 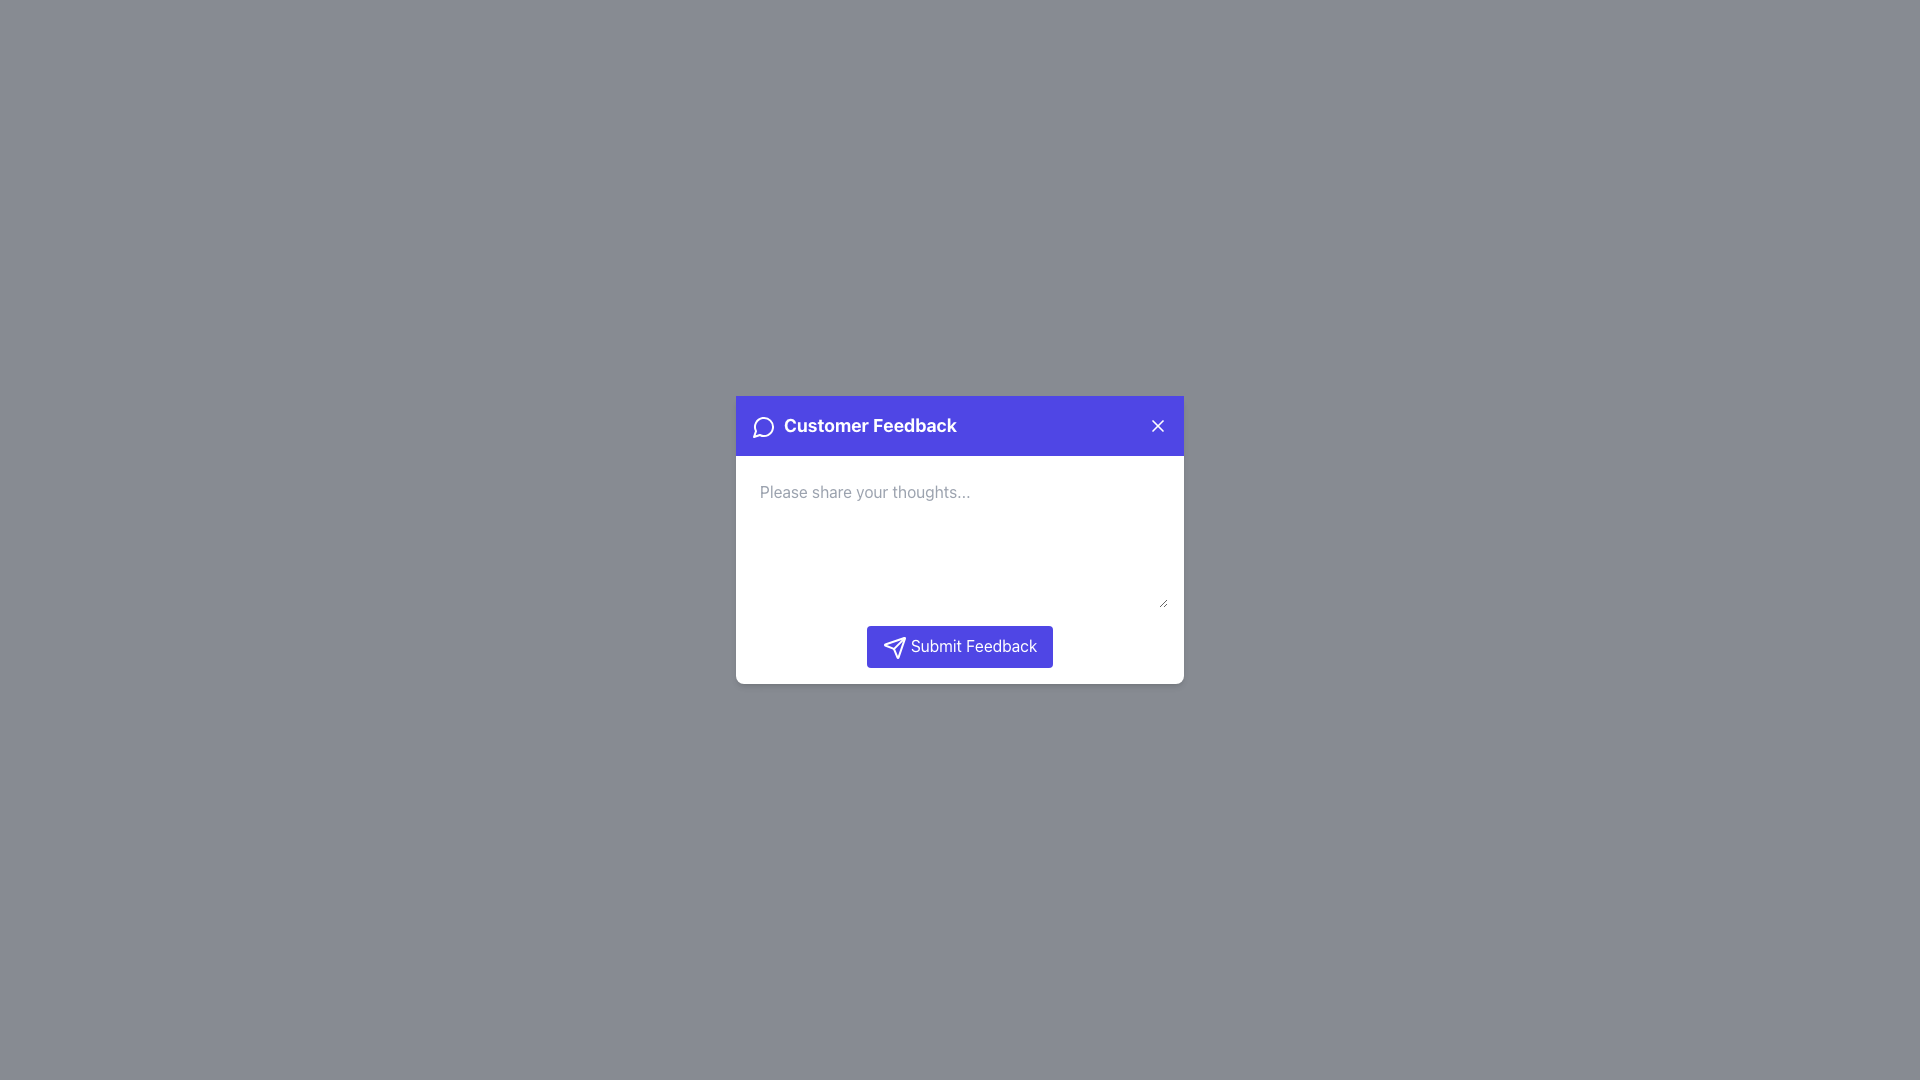 What do you see at coordinates (762, 426) in the screenshot?
I see `the distinctive communication icon located on the left side of the 'Customer Feedback' title in the popup header` at bounding box center [762, 426].